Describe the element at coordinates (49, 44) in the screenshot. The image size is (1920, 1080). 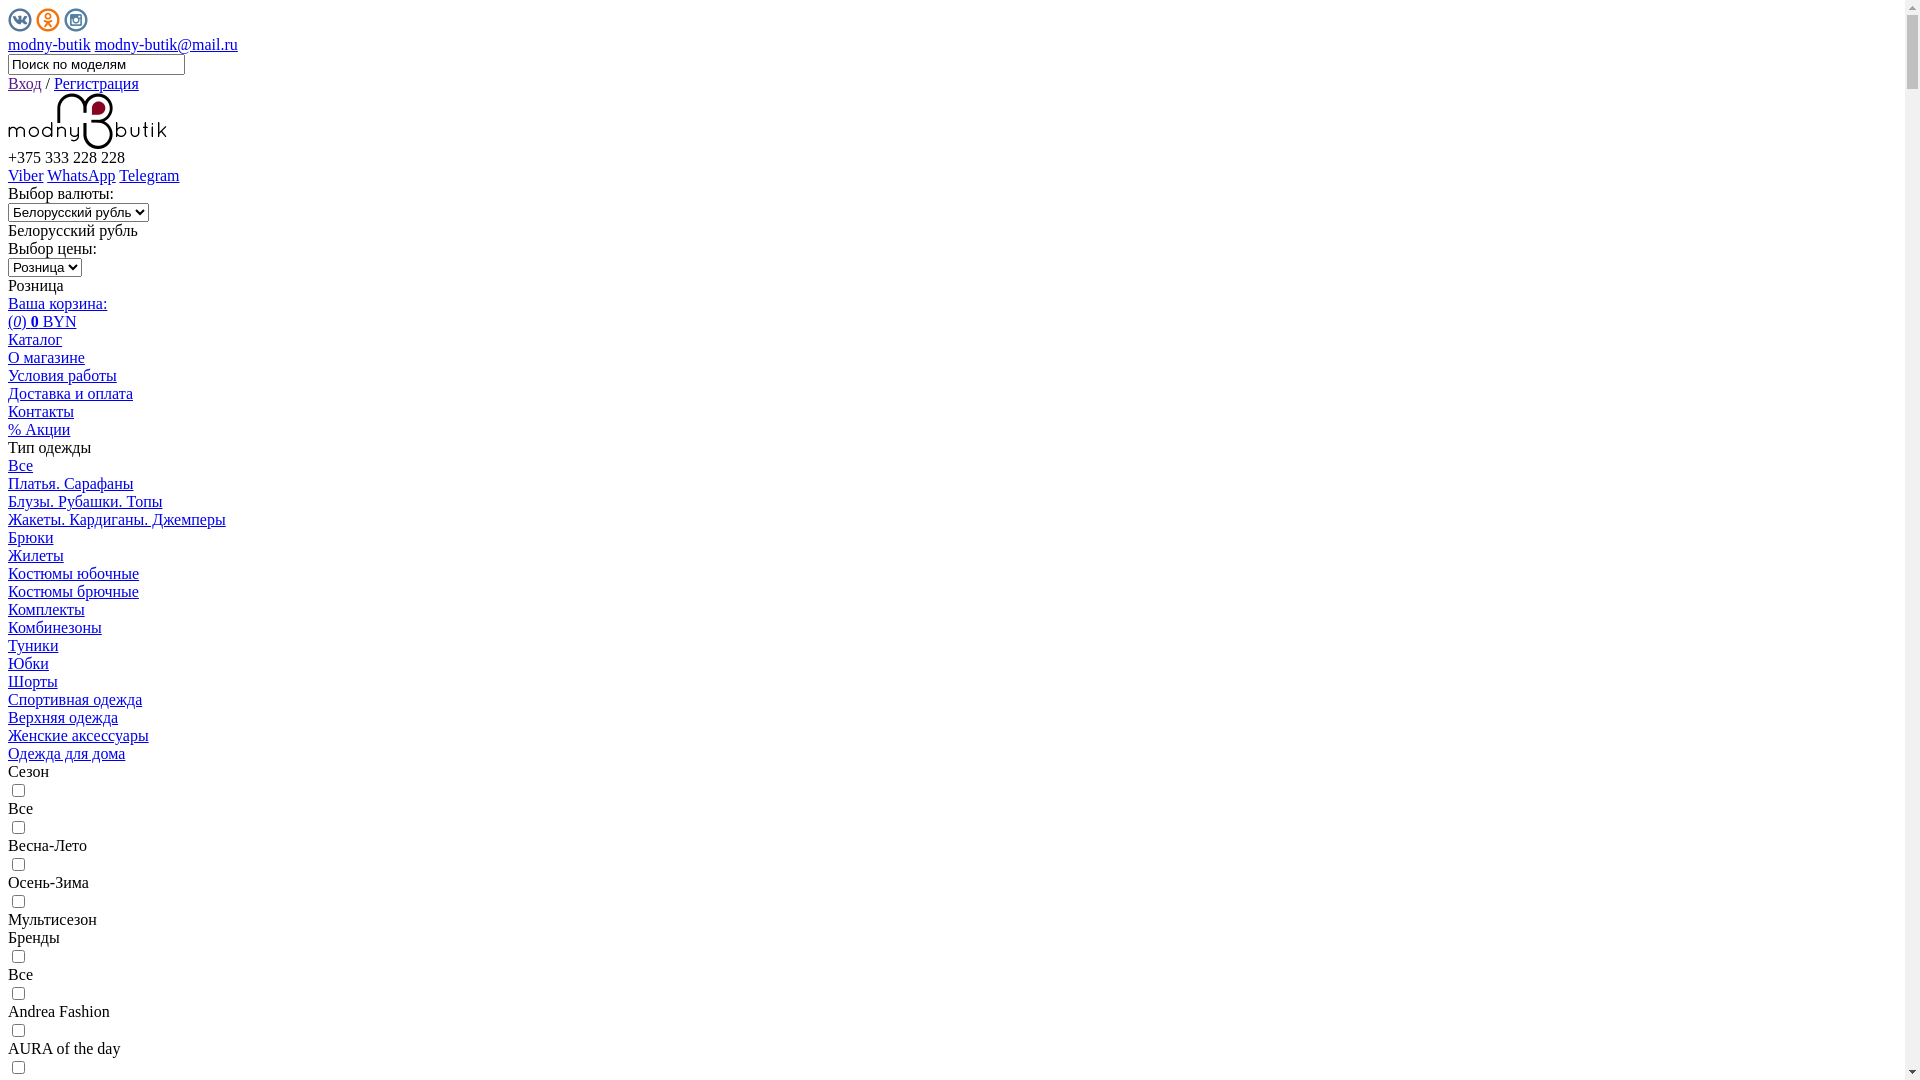
I see `'modny-butik'` at that location.